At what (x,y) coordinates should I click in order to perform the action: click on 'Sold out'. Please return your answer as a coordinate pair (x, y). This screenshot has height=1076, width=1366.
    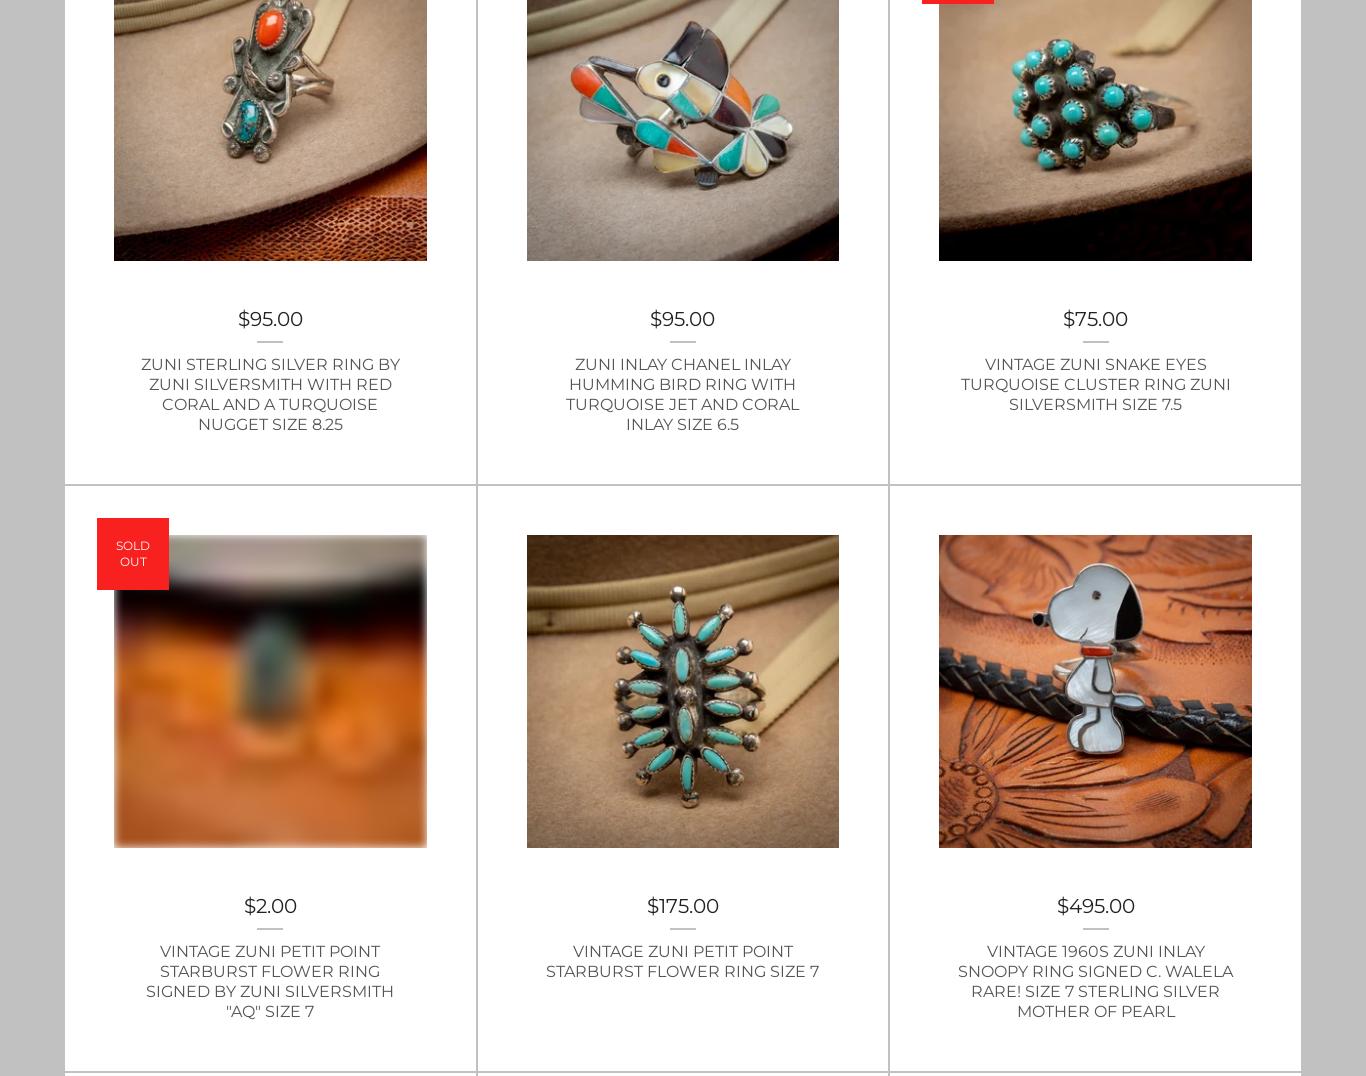
    Looking at the image, I should click on (132, 552).